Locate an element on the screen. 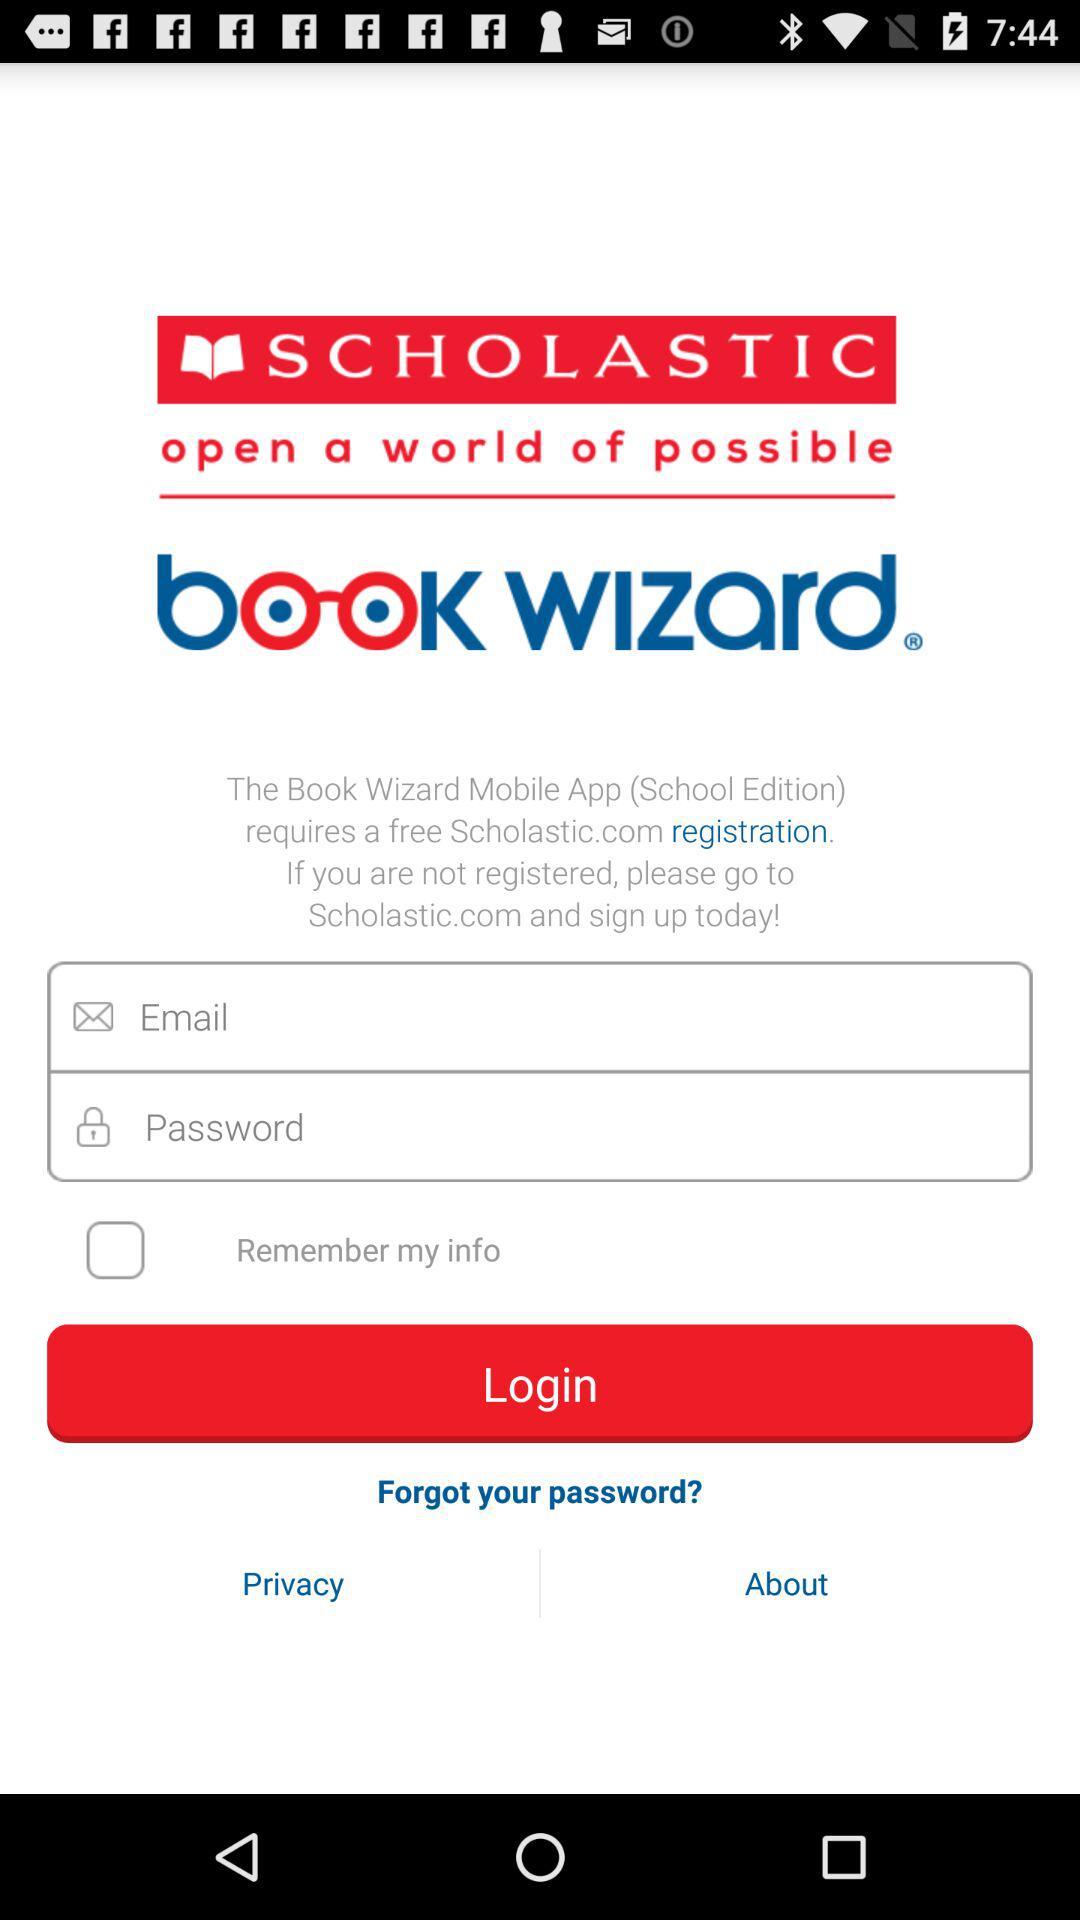 The height and width of the screenshot is (1920, 1080). login item is located at coordinates (540, 1382).